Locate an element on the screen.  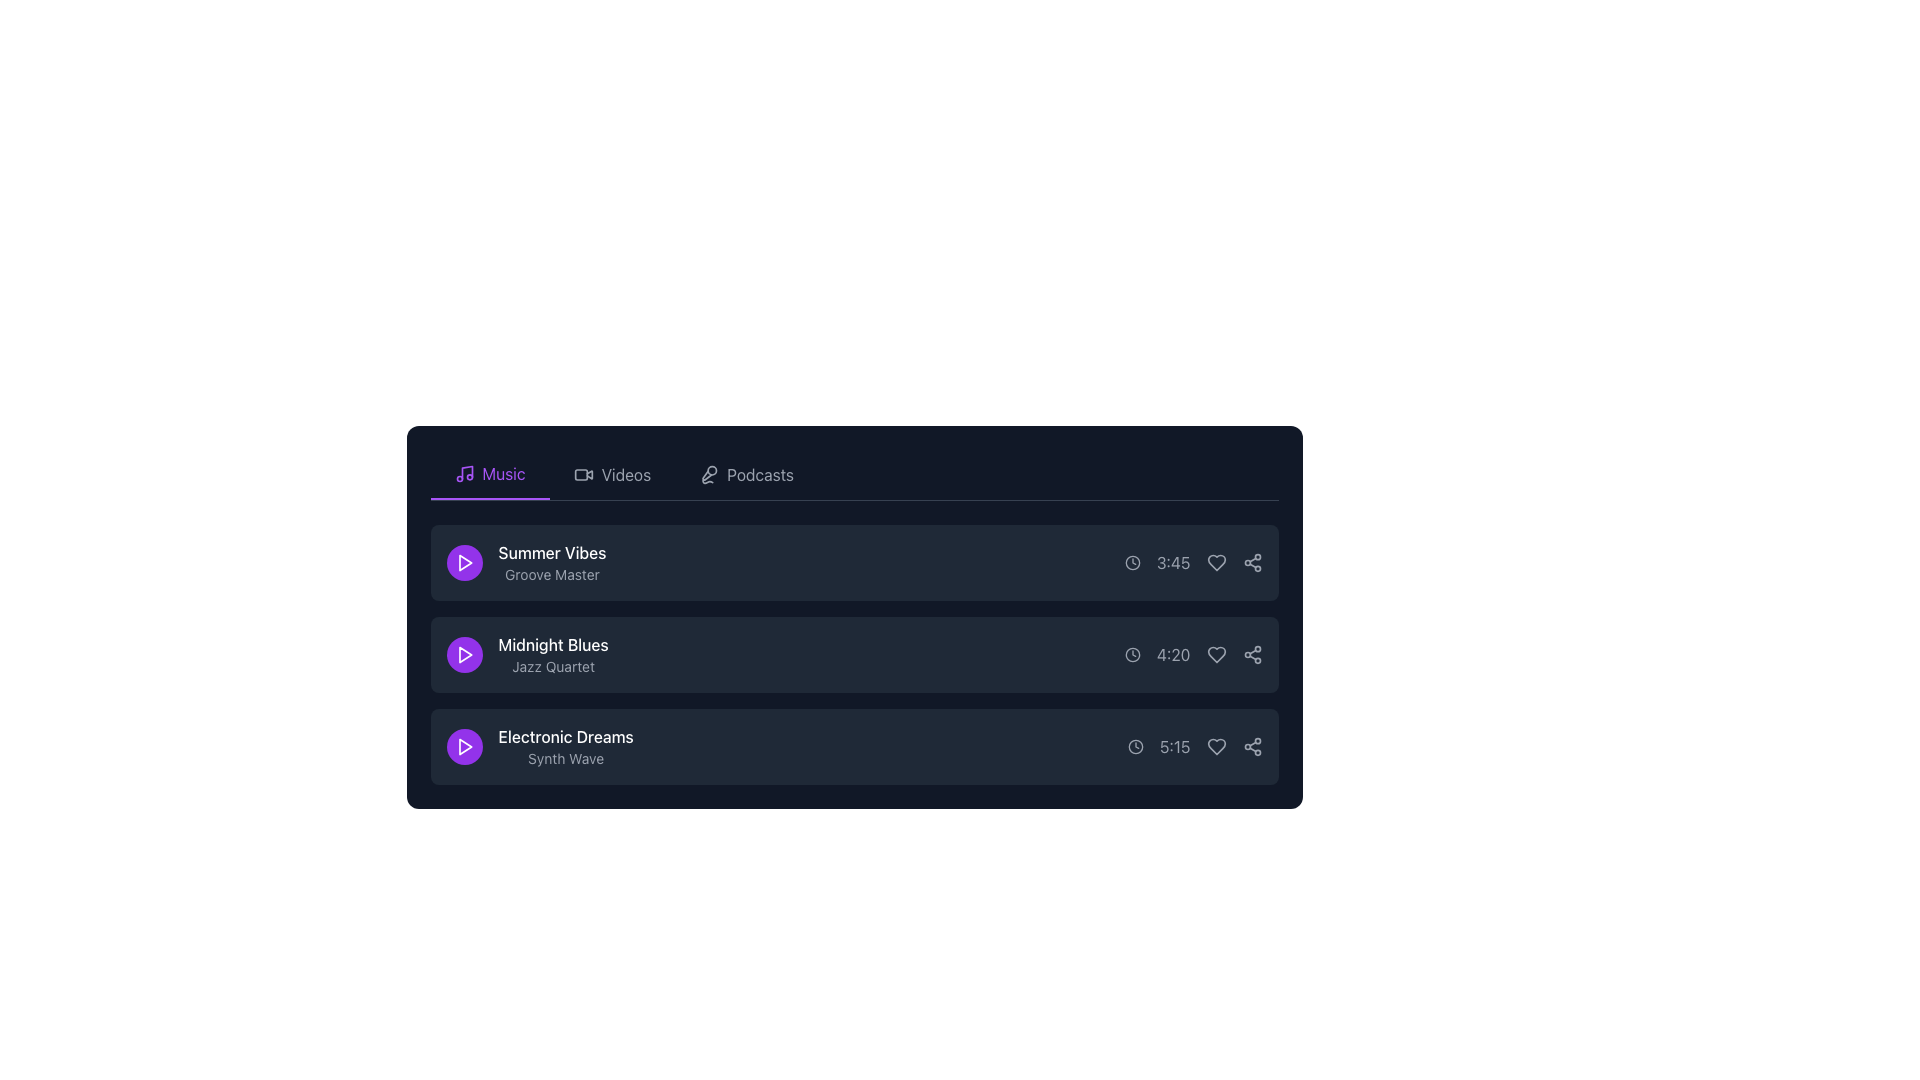
the share button, which is styled as an icon with interconnected circles and lines, located on the far-right of the row displaying the 'Midnight Blues' item is located at coordinates (1251, 655).